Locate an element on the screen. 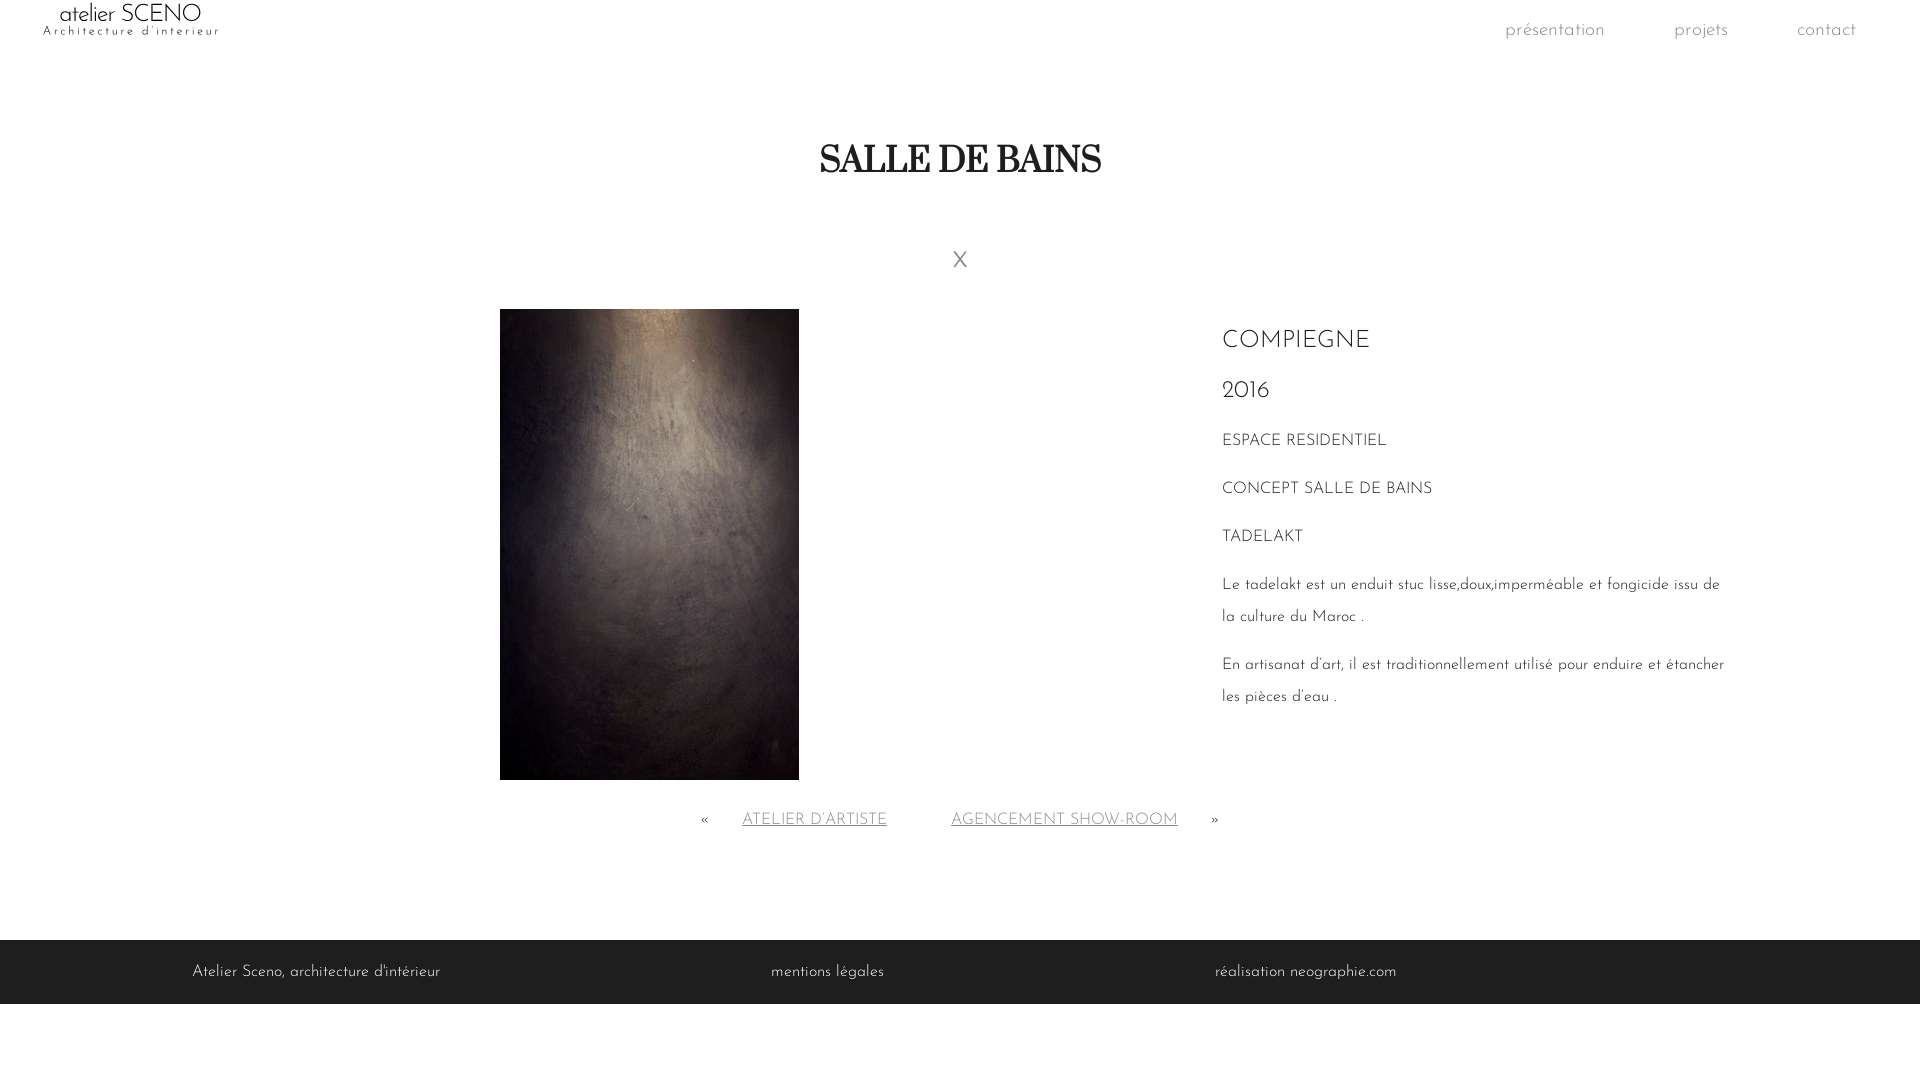 This screenshot has height=1080, width=1920. 'x' is located at coordinates (960, 256).